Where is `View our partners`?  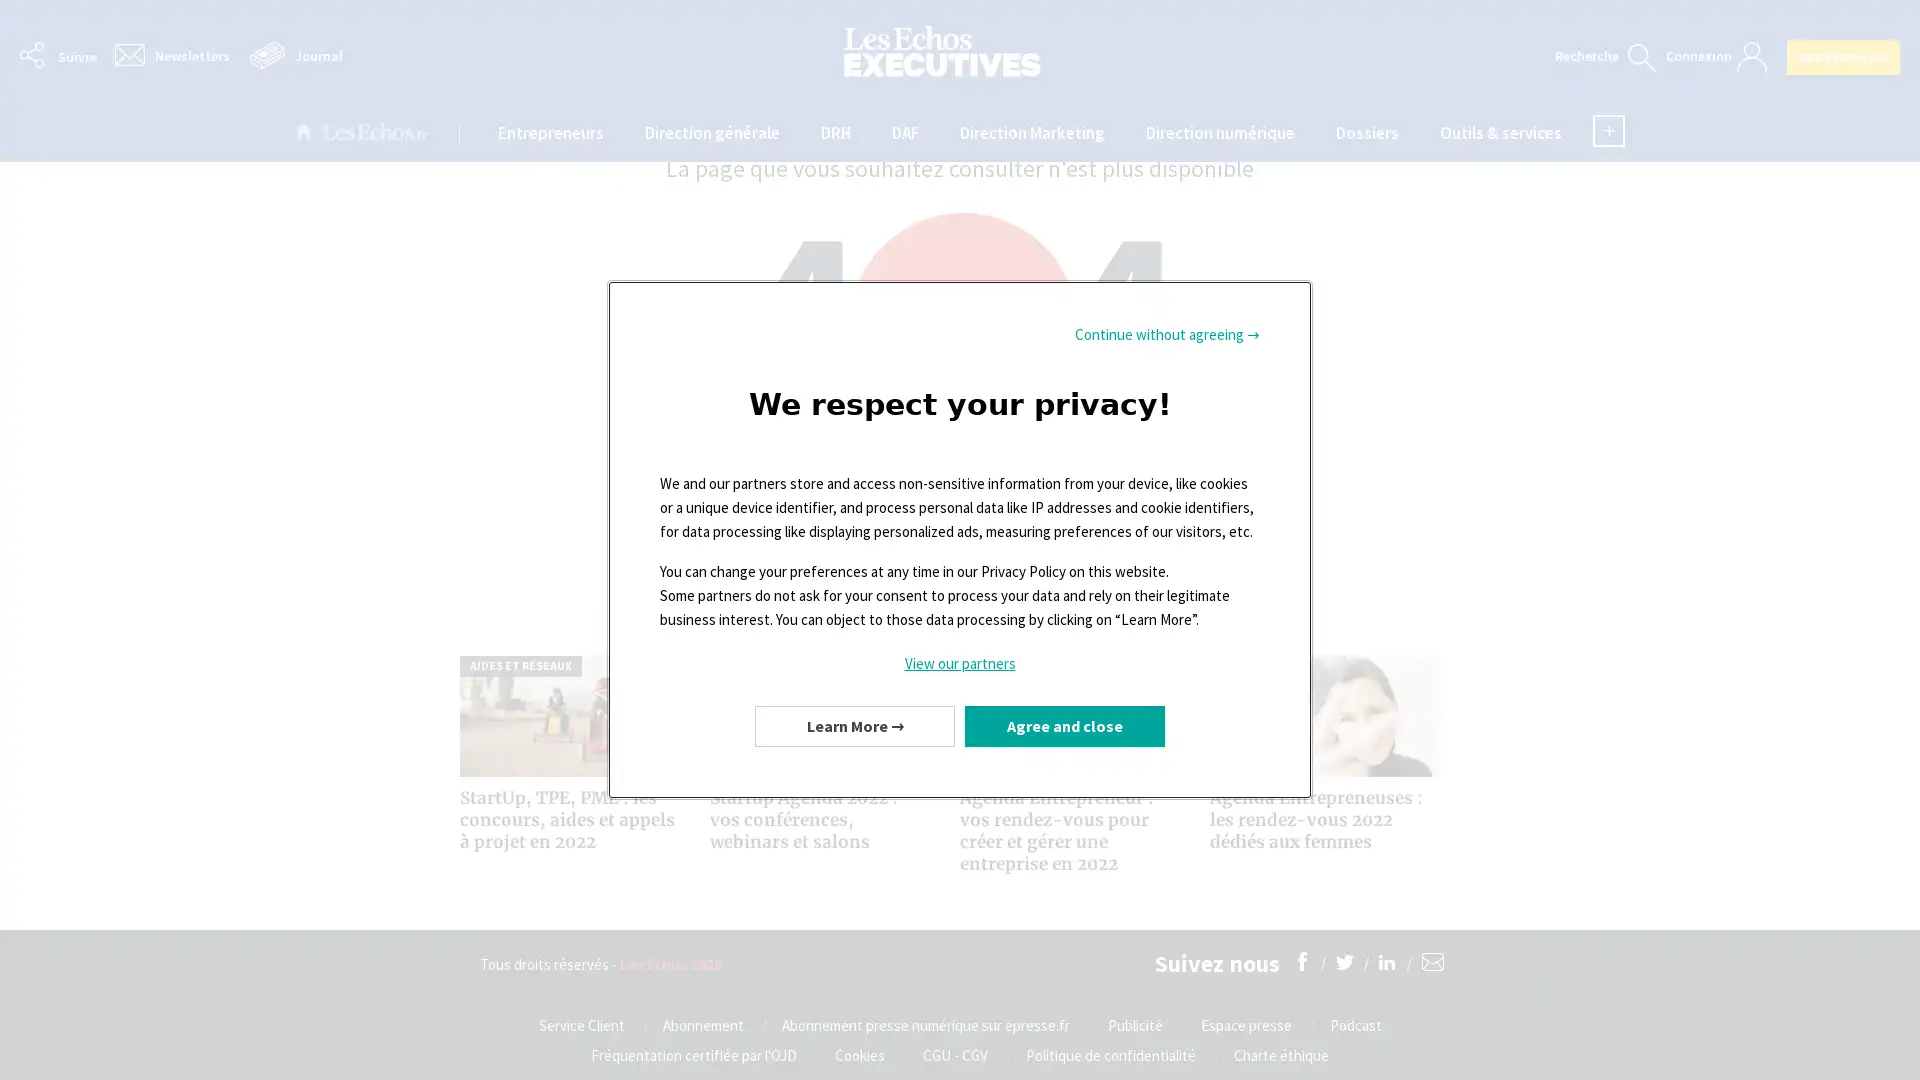 View our partners is located at coordinates (960, 663).